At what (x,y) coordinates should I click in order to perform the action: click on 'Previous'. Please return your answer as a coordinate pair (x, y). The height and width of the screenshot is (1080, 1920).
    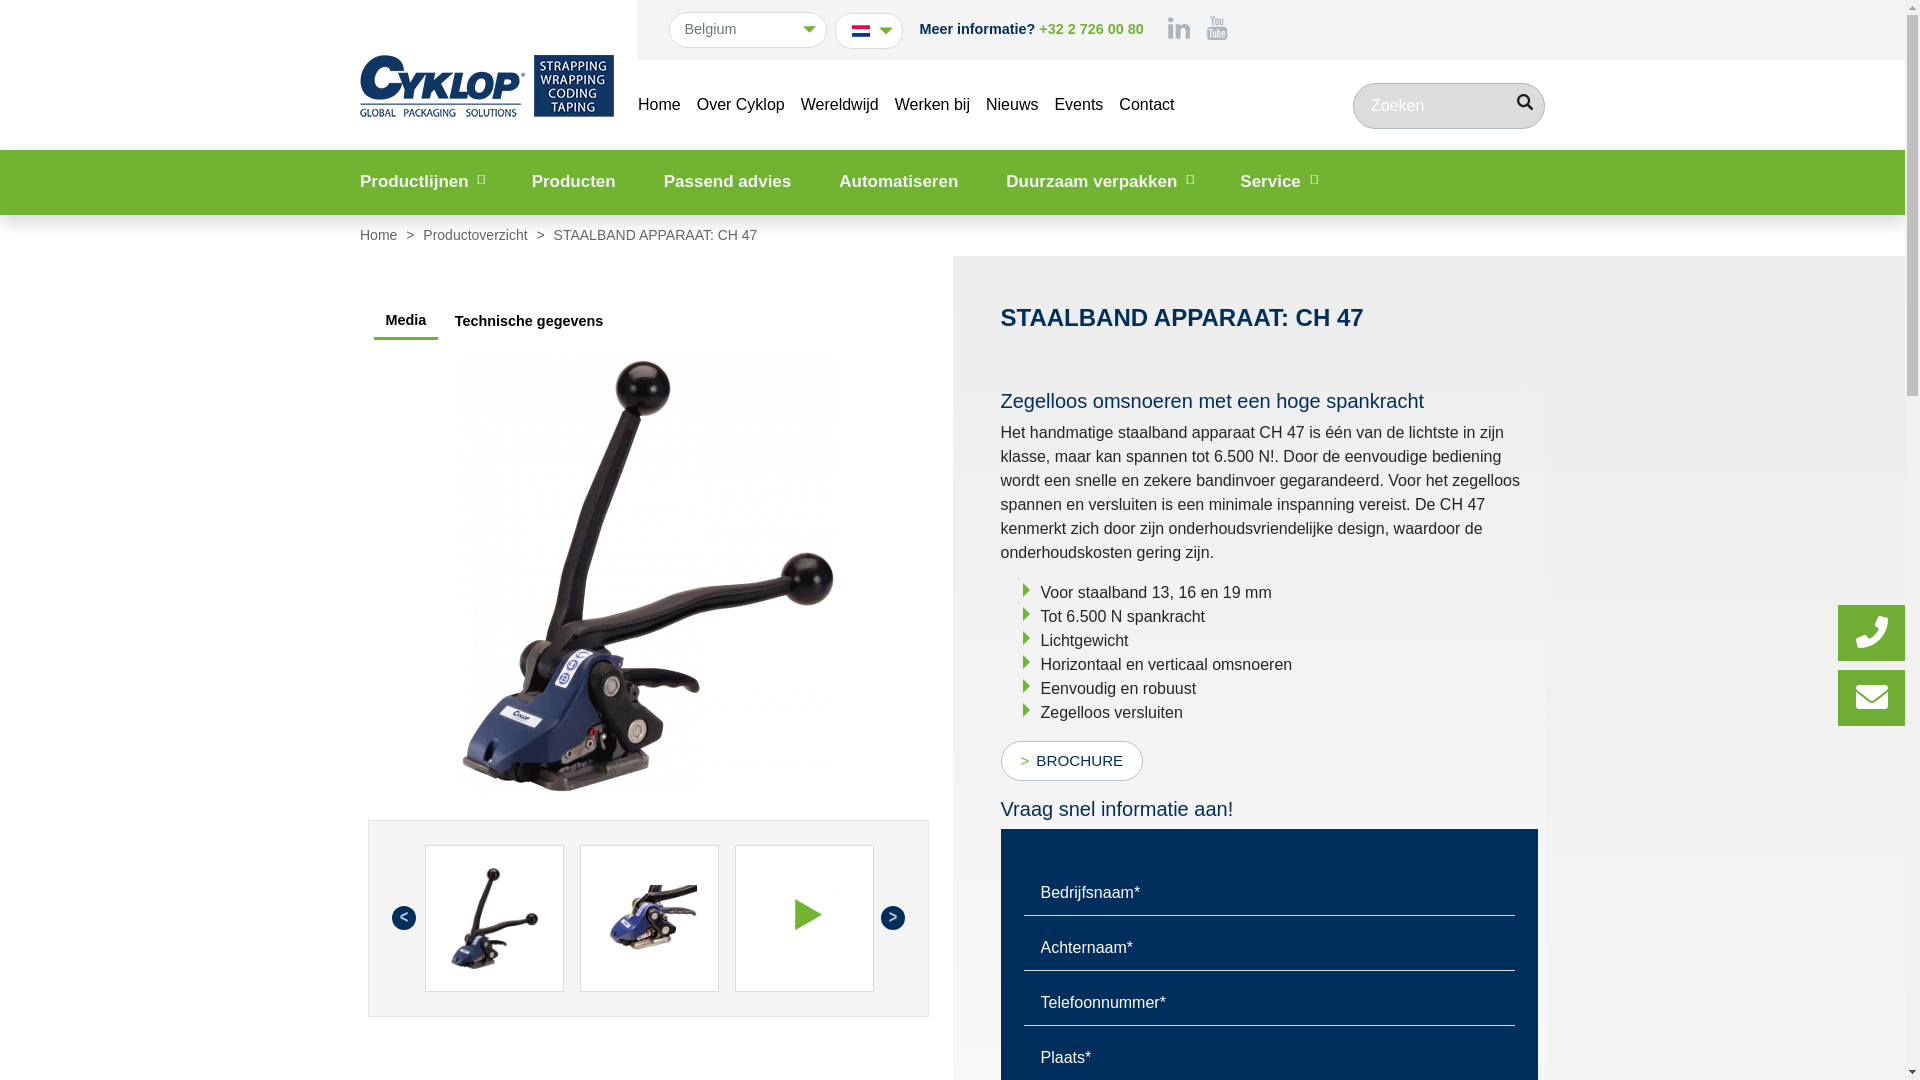
    Looking at the image, I should click on (402, 918).